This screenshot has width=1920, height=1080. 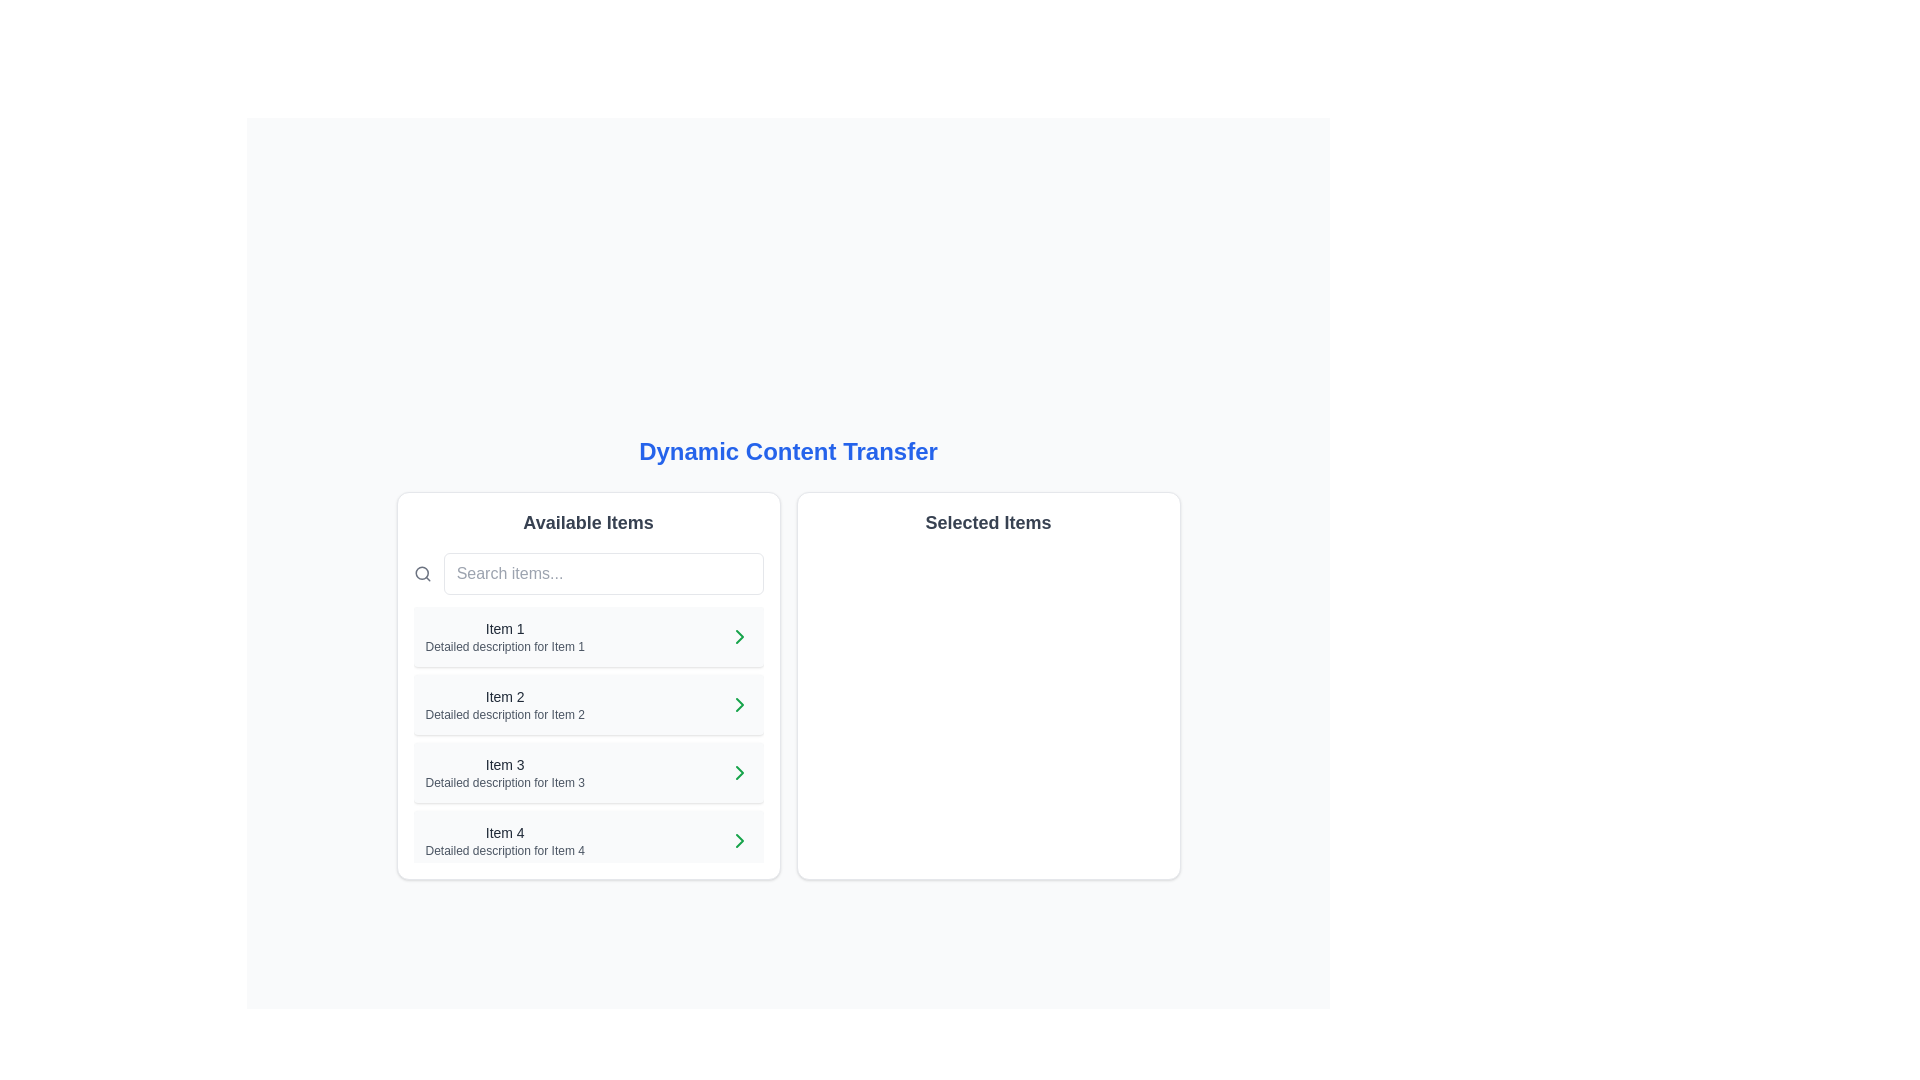 What do you see at coordinates (738, 771) in the screenshot?
I see `the rightward green arrow icon, which serves as a navigation pointer` at bounding box center [738, 771].